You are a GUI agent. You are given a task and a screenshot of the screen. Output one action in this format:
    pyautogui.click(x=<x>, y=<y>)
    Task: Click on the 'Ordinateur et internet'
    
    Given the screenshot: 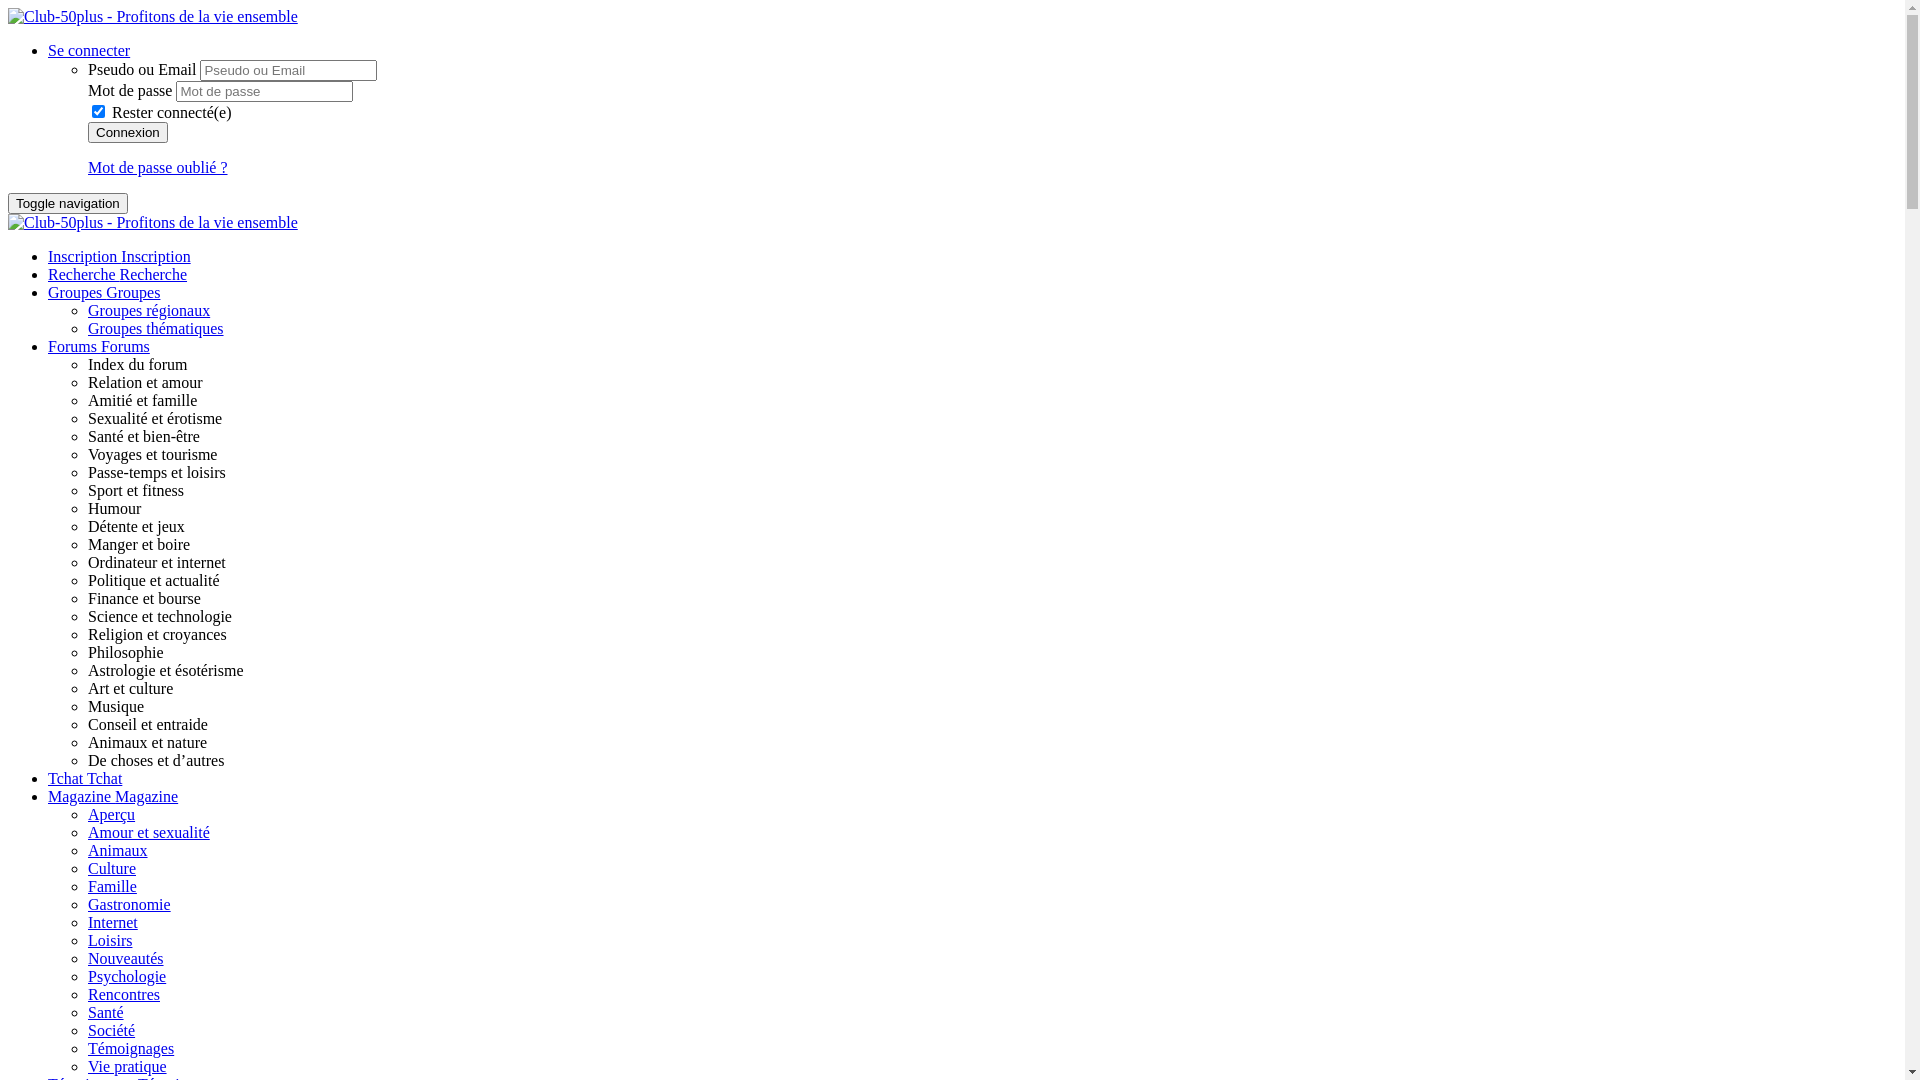 What is the action you would take?
    pyautogui.click(x=156, y=562)
    